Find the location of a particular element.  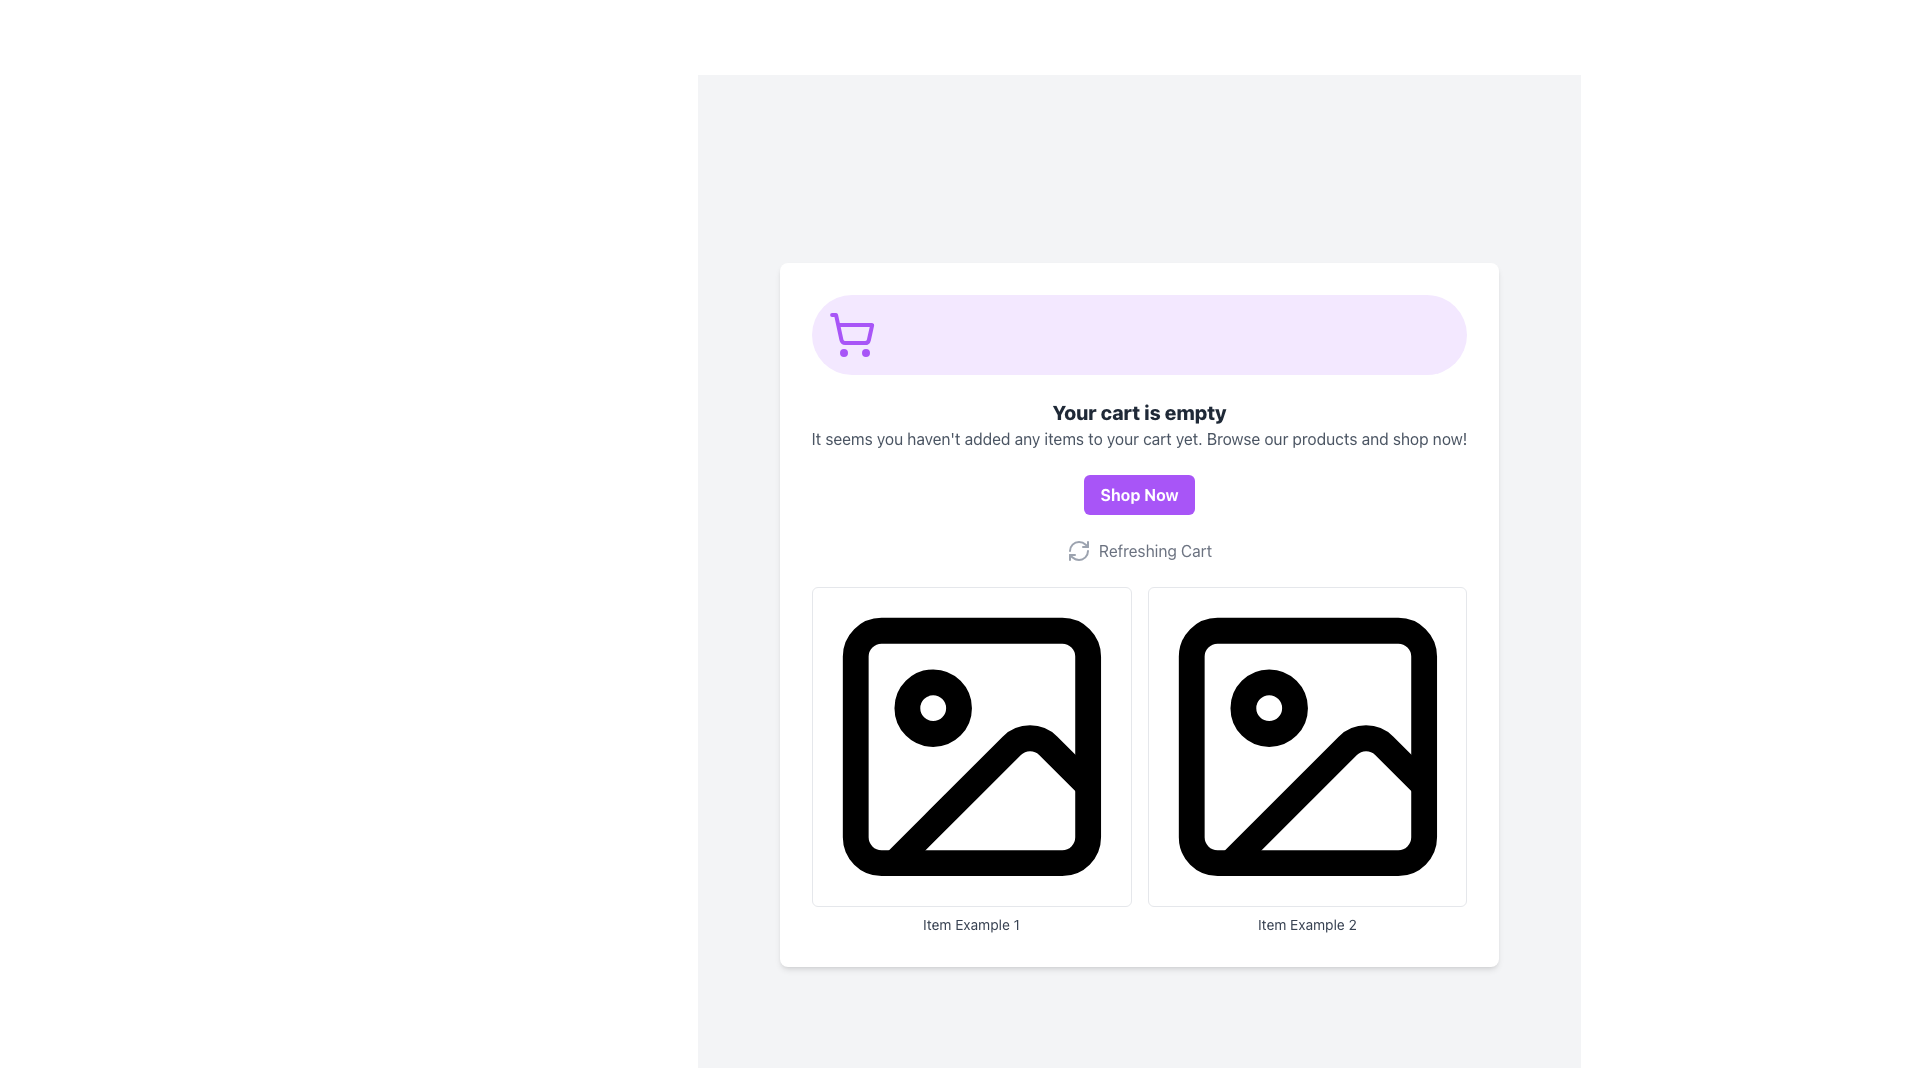

the shopping cart icon located in the top left portion of the circular background at the top center of the page is located at coordinates (851, 334).